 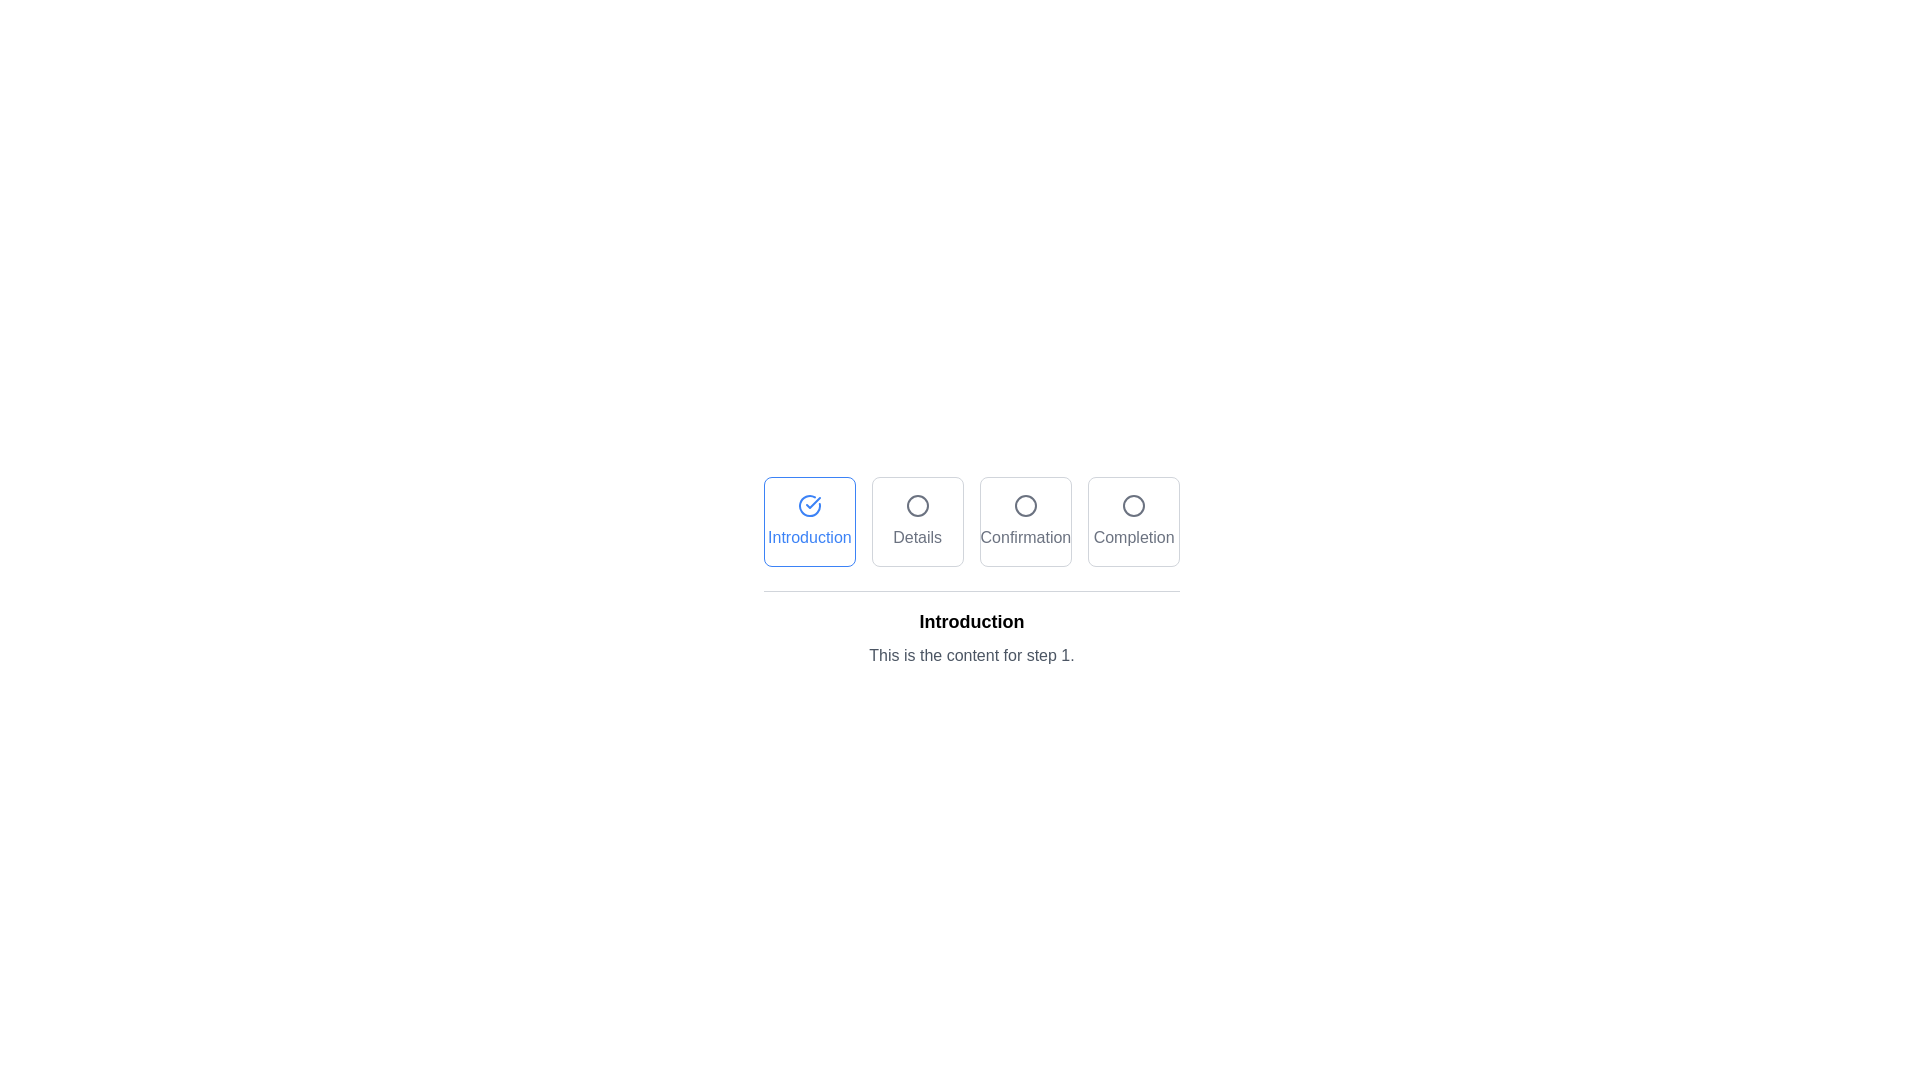 I want to click on the Circle SVG graphic element that visually represents the 'Completion' step in the fourth step indicator of the stepper navigation component, located beneath the label 'Completion', so click(x=1134, y=504).